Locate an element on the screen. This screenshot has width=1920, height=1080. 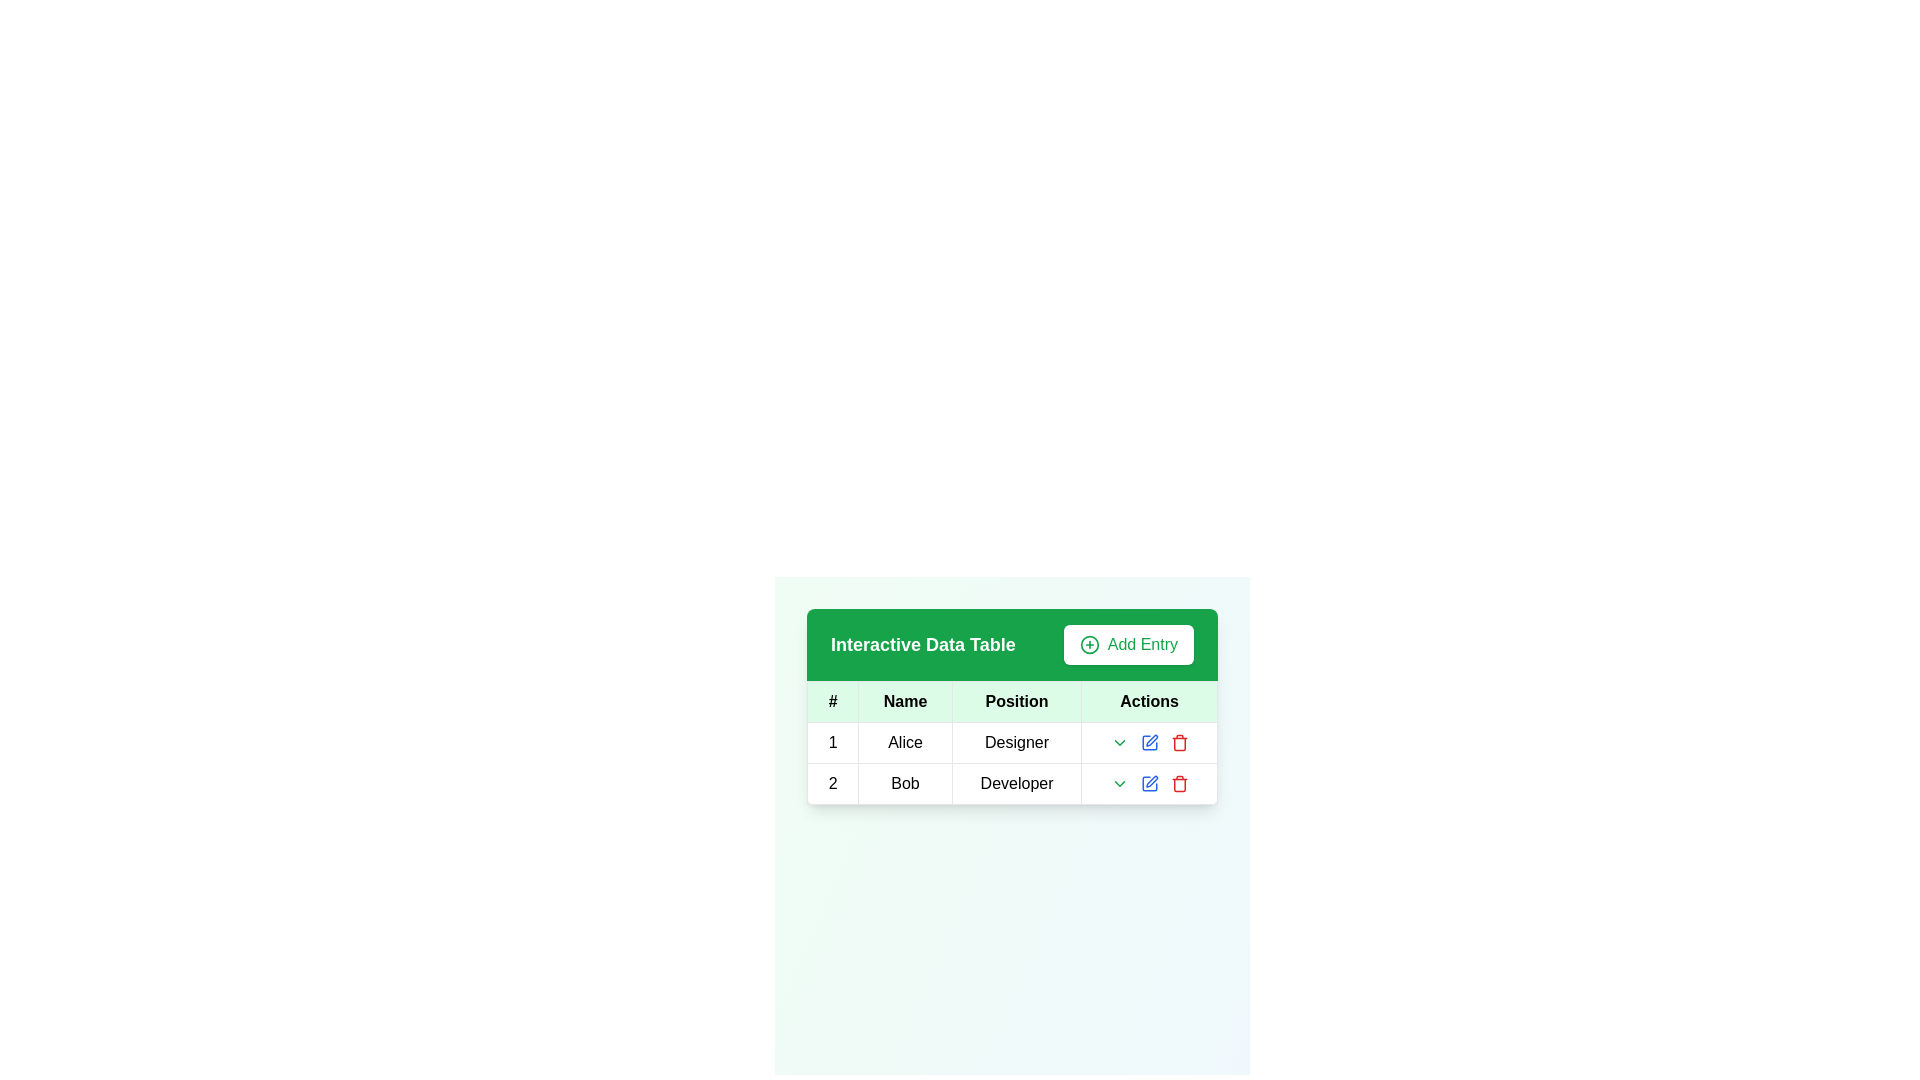
the 'Position' column label in the table, which is the third column header located between the 'Name' and 'Actions' headers is located at coordinates (1017, 701).